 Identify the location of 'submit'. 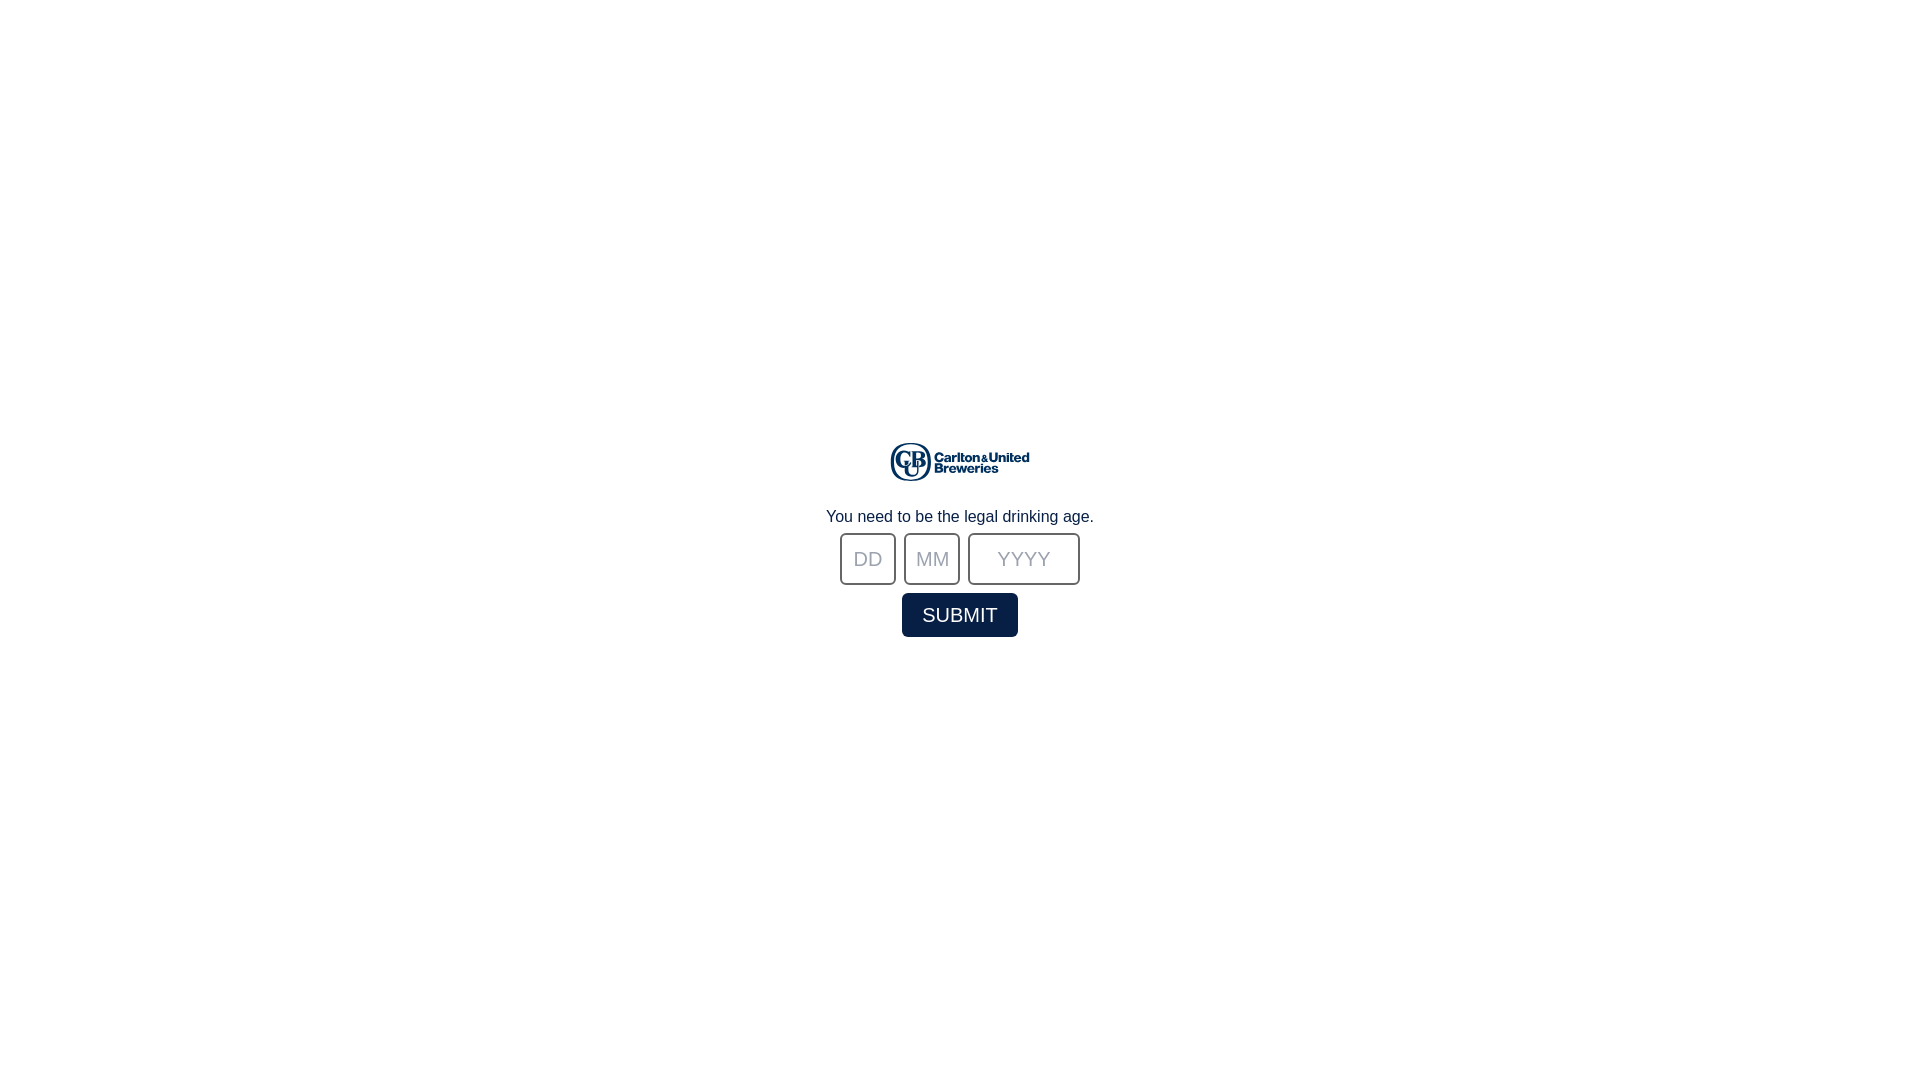
(901, 613).